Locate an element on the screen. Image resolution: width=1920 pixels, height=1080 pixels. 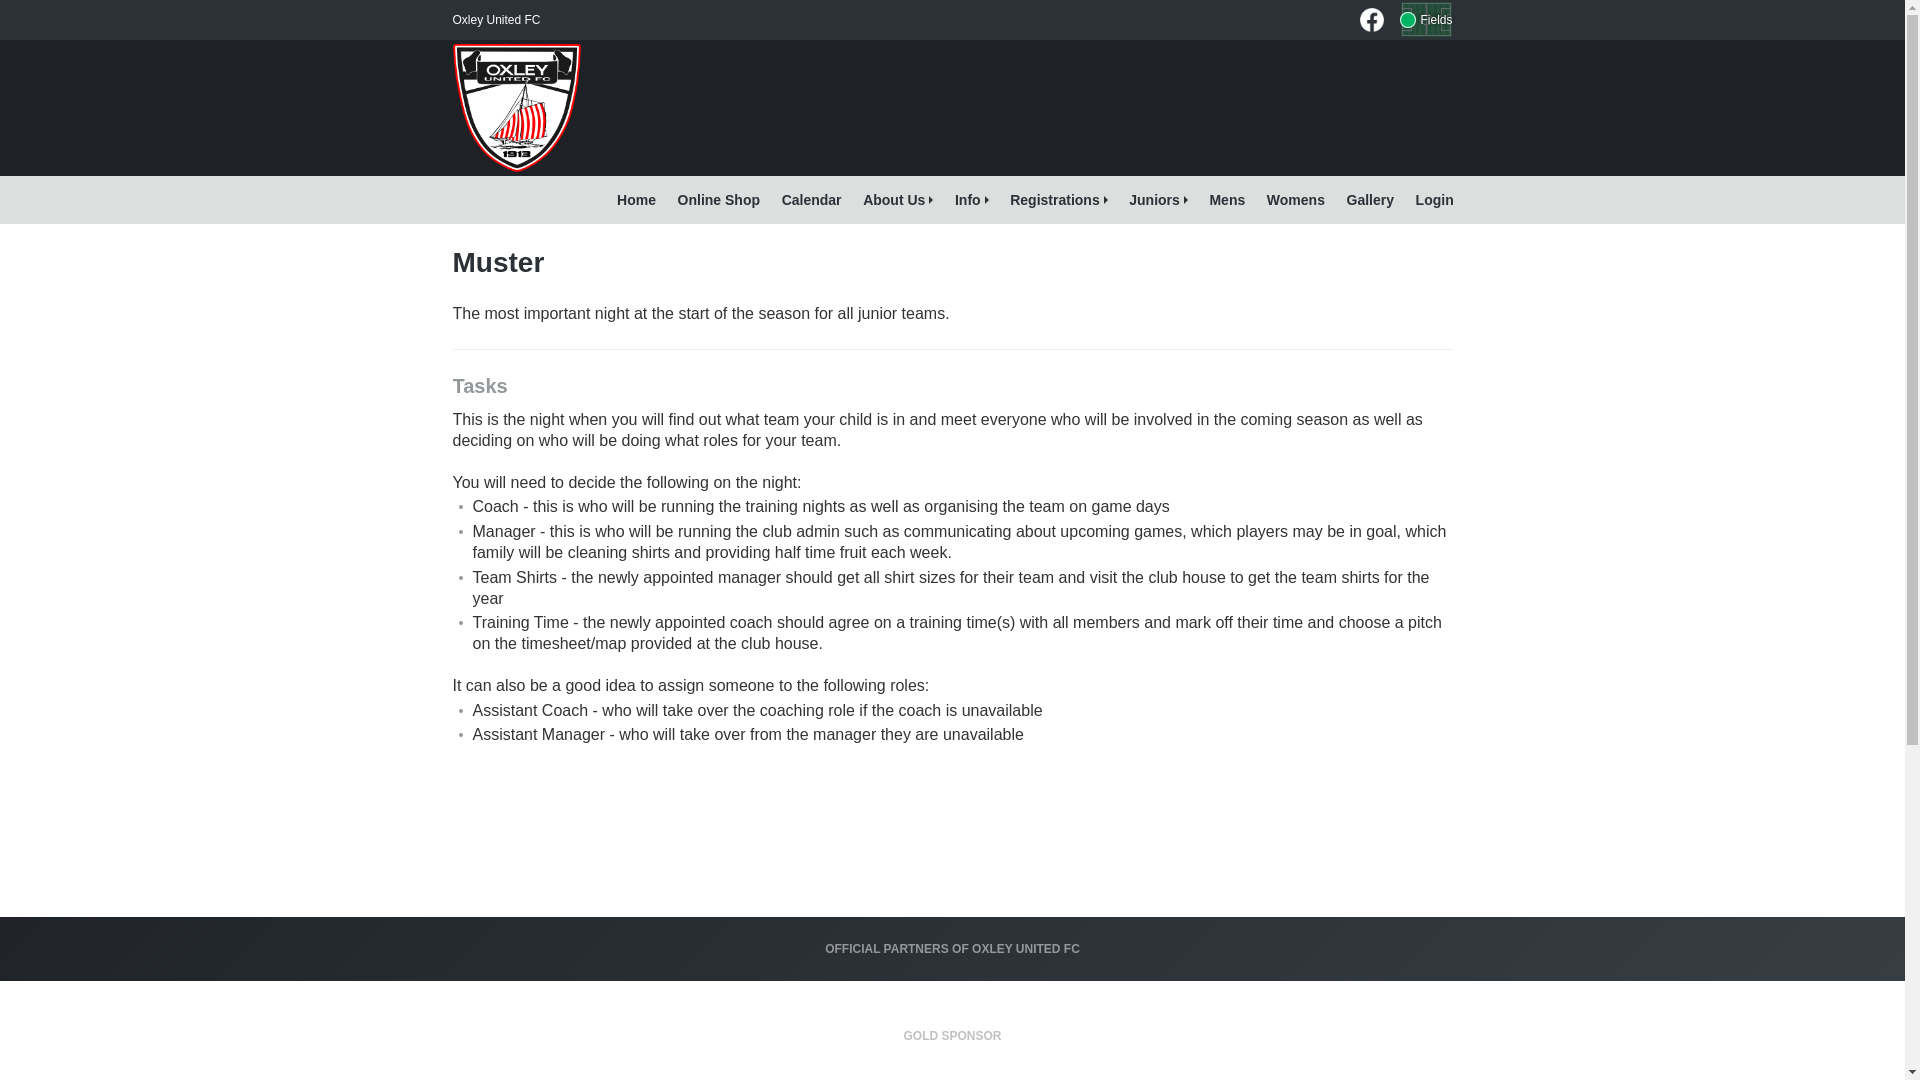
'Registrations' is located at coordinates (1057, 200).